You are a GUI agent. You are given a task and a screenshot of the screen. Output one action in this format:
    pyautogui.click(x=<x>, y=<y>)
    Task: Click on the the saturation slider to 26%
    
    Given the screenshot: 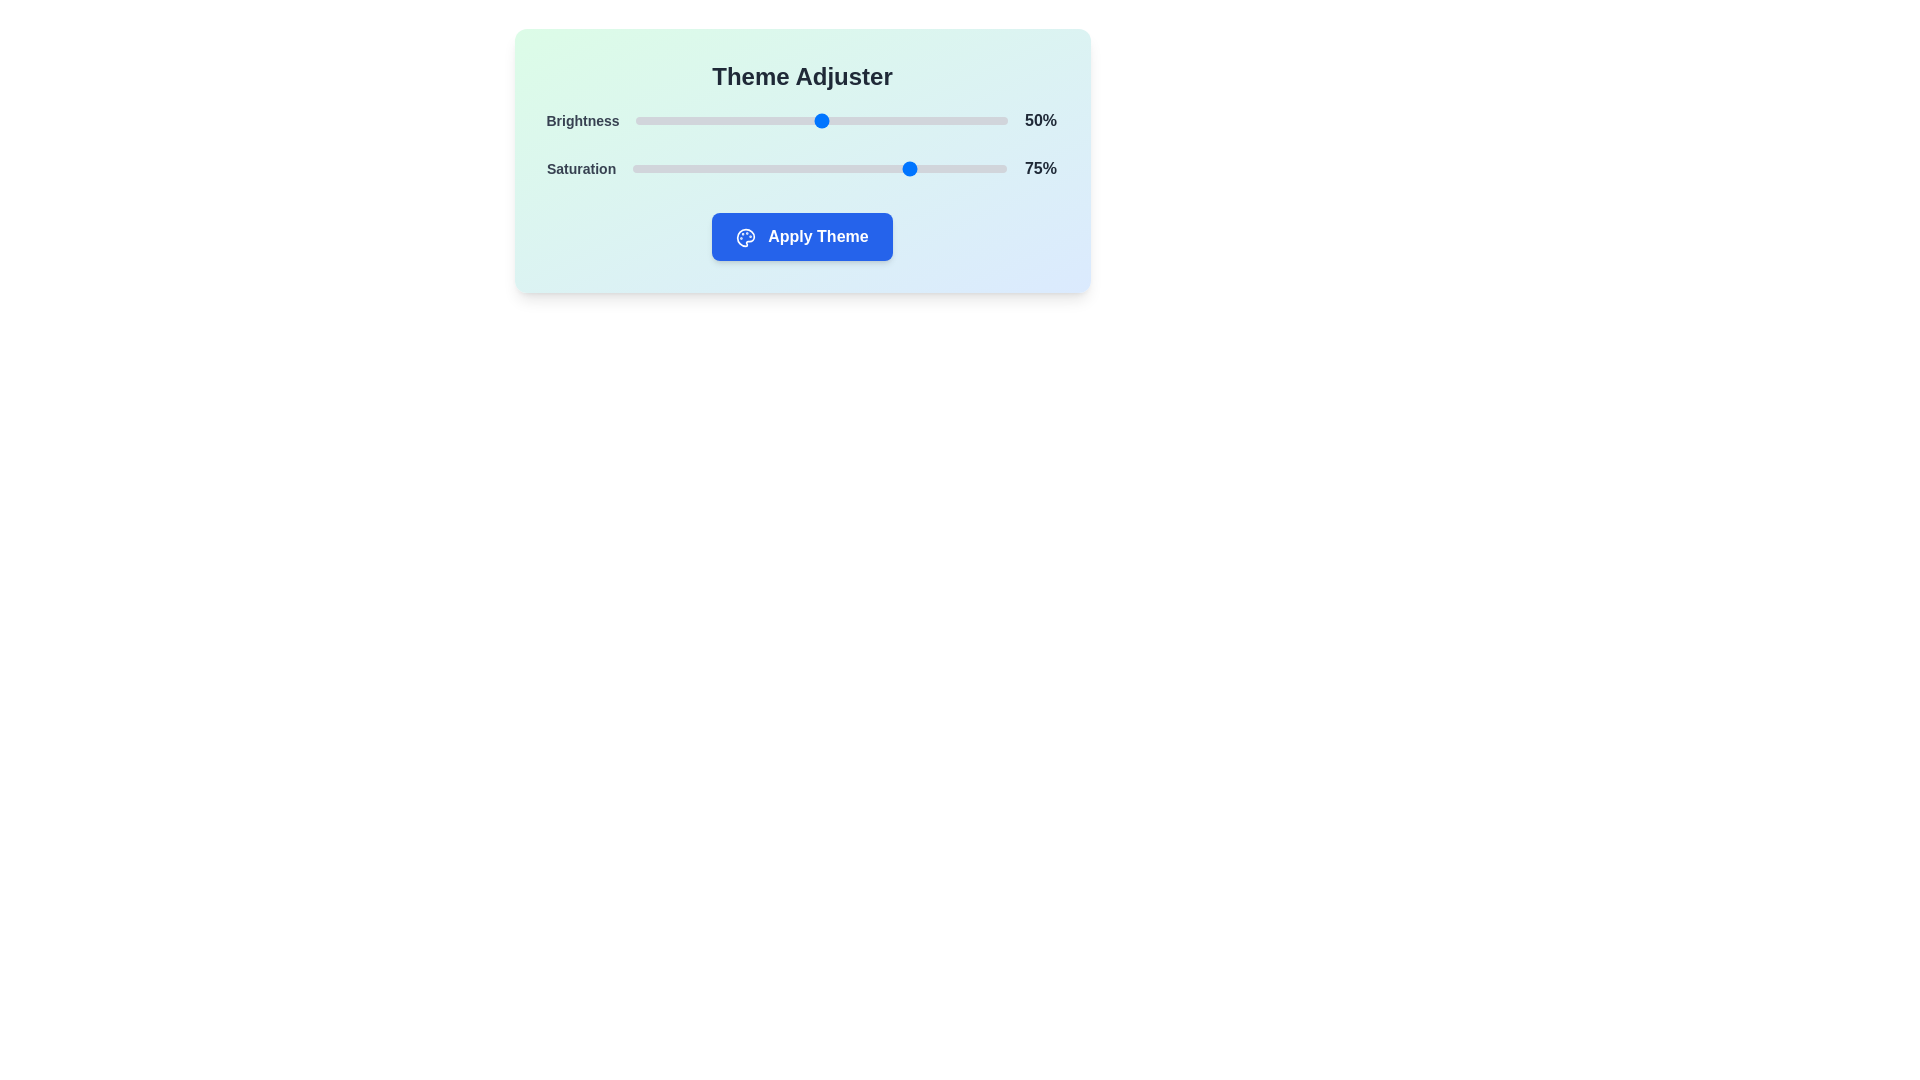 What is the action you would take?
    pyautogui.click(x=729, y=168)
    